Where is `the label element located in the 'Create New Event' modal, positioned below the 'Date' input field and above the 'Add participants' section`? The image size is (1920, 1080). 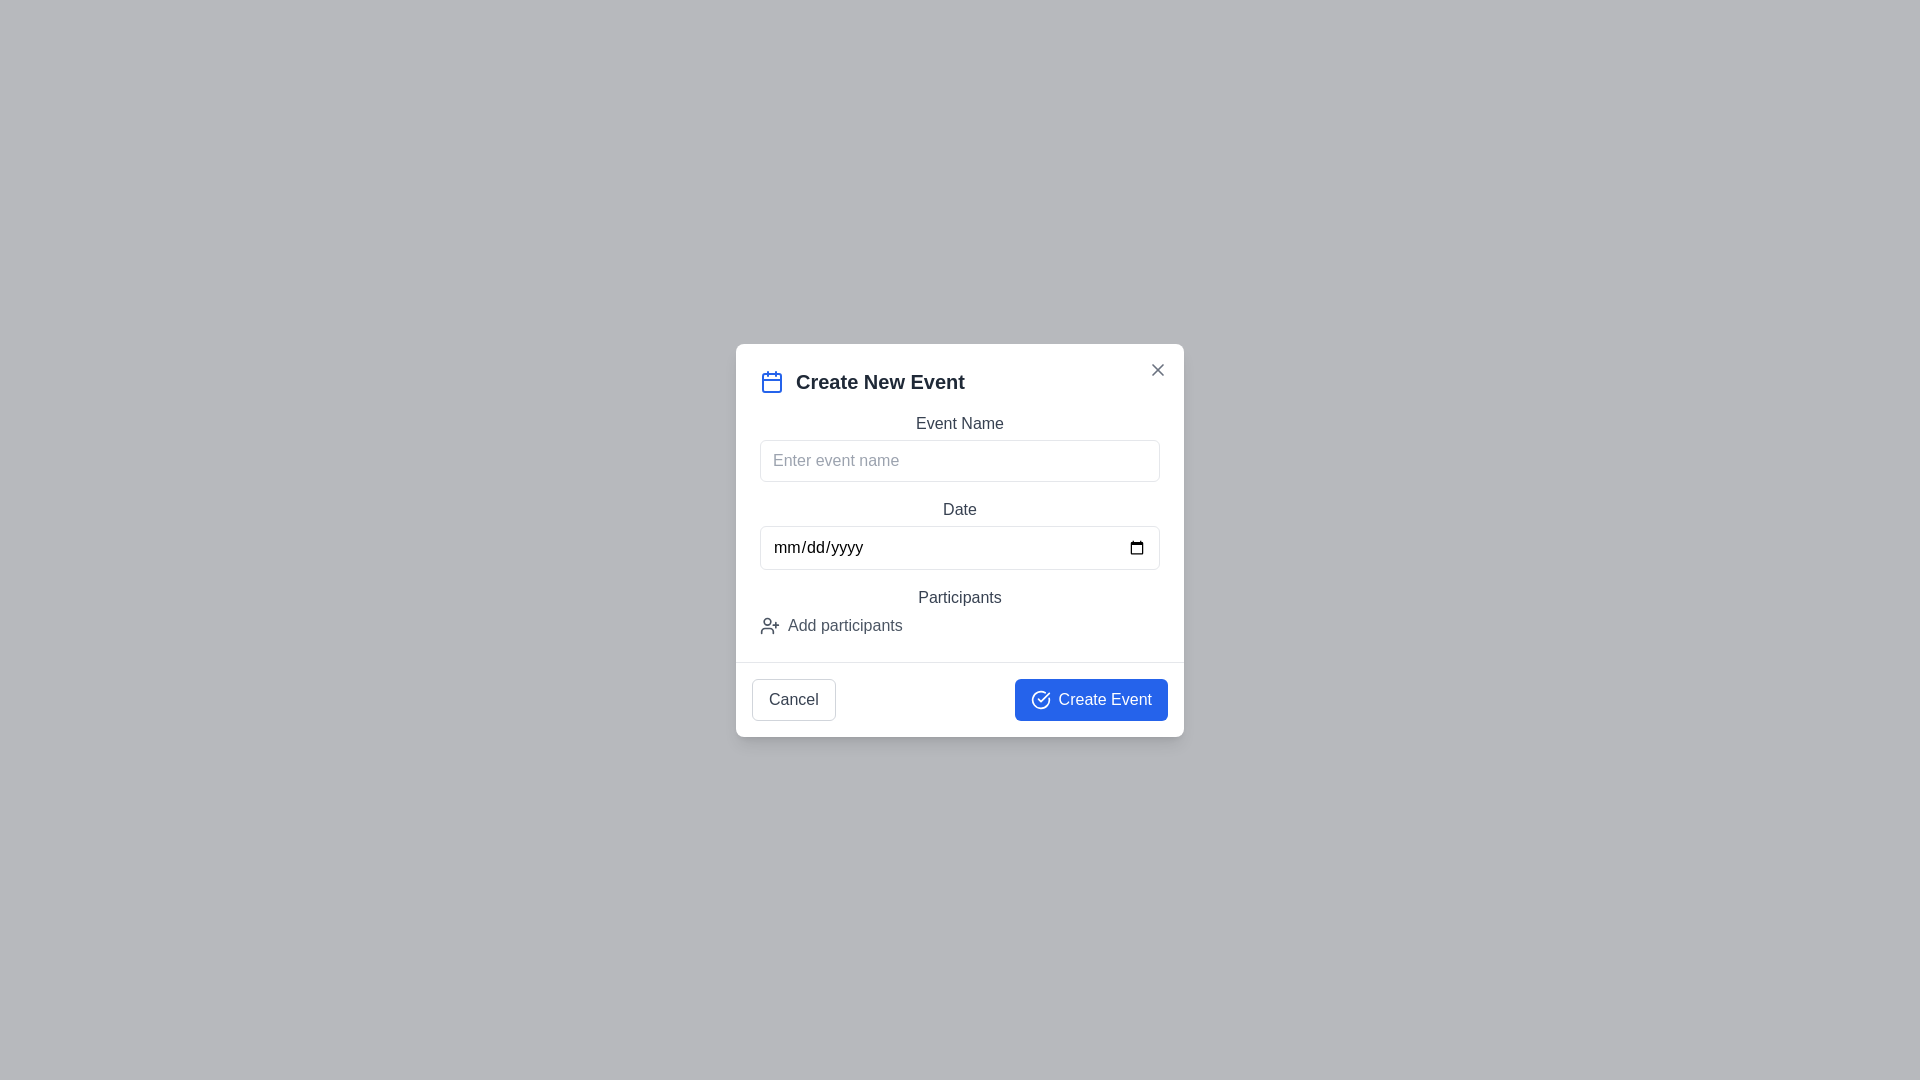
the label element located in the 'Create New Event' modal, positioned below the 'Date' input field and above the 'Add participants' section is located at coordinates (960, 596).